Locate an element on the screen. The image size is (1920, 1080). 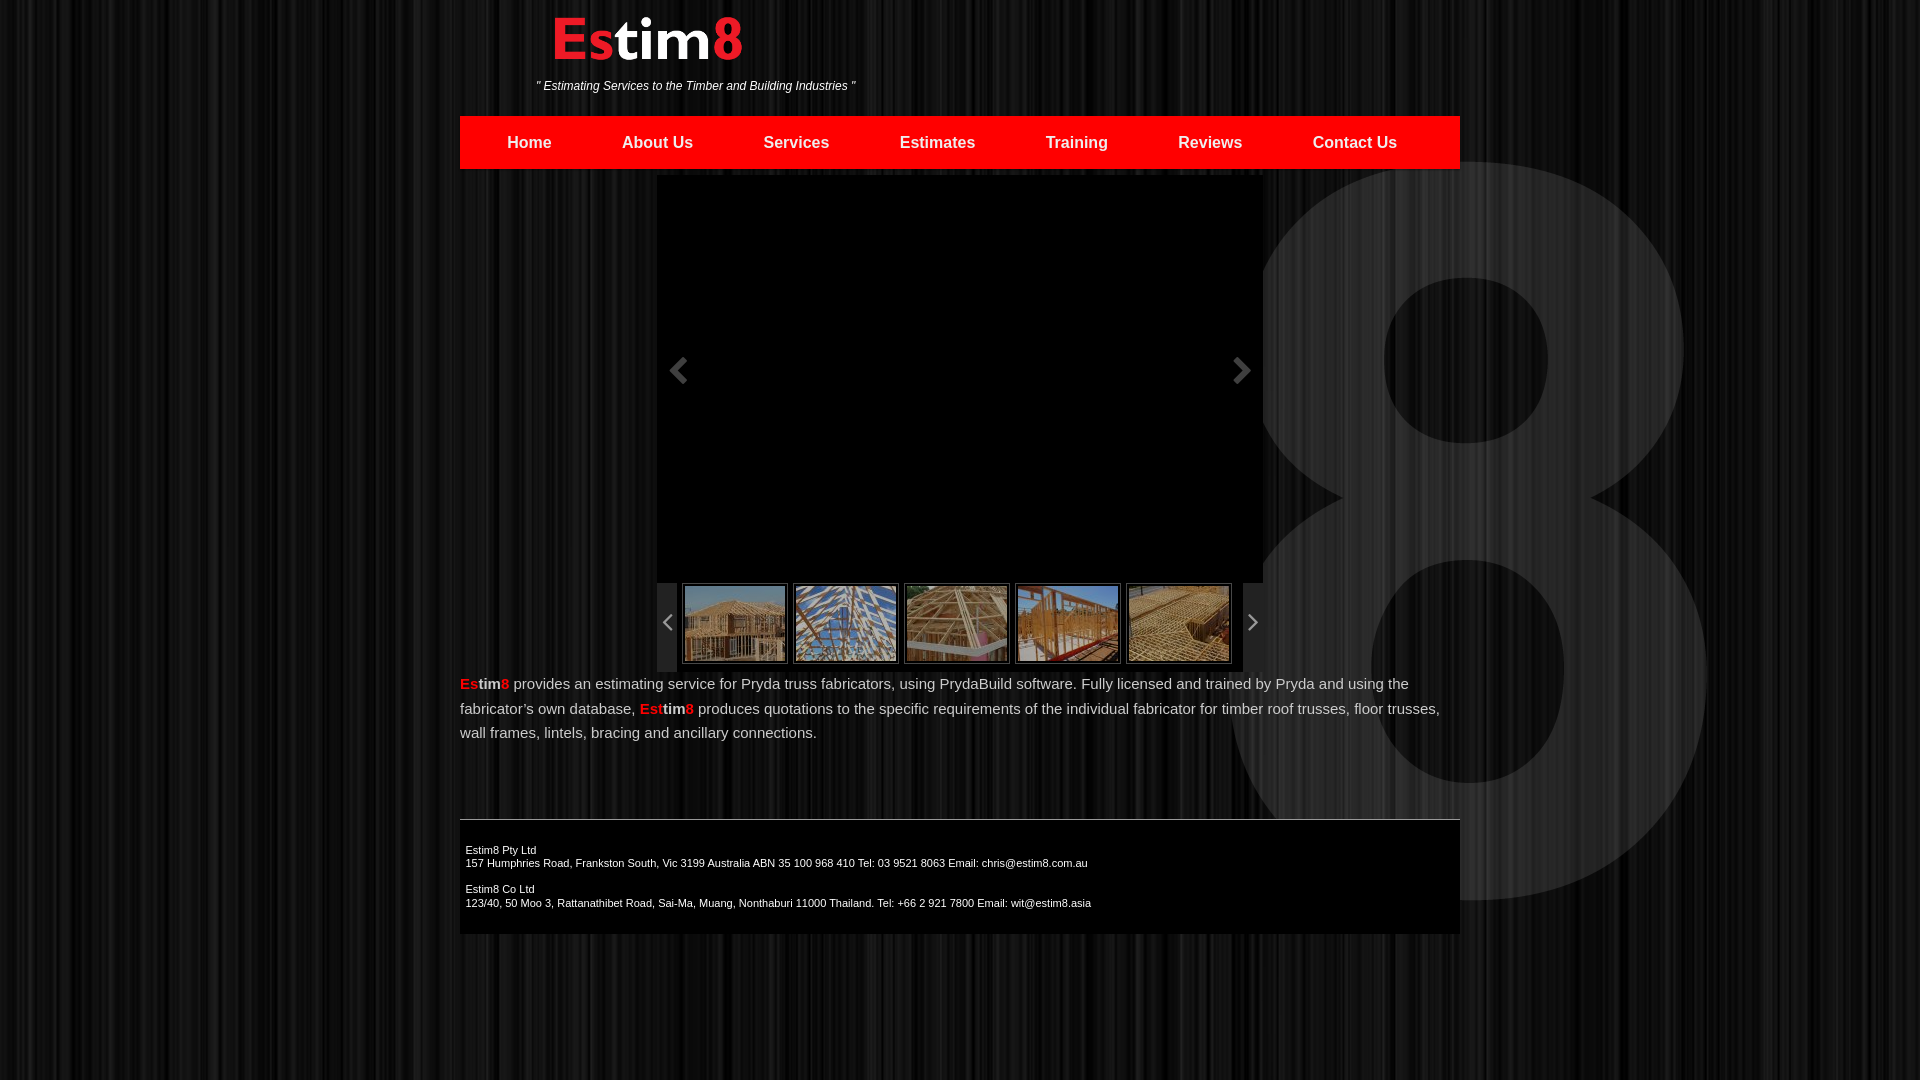
'Slide Right' is located at coordinates (1251, 626).